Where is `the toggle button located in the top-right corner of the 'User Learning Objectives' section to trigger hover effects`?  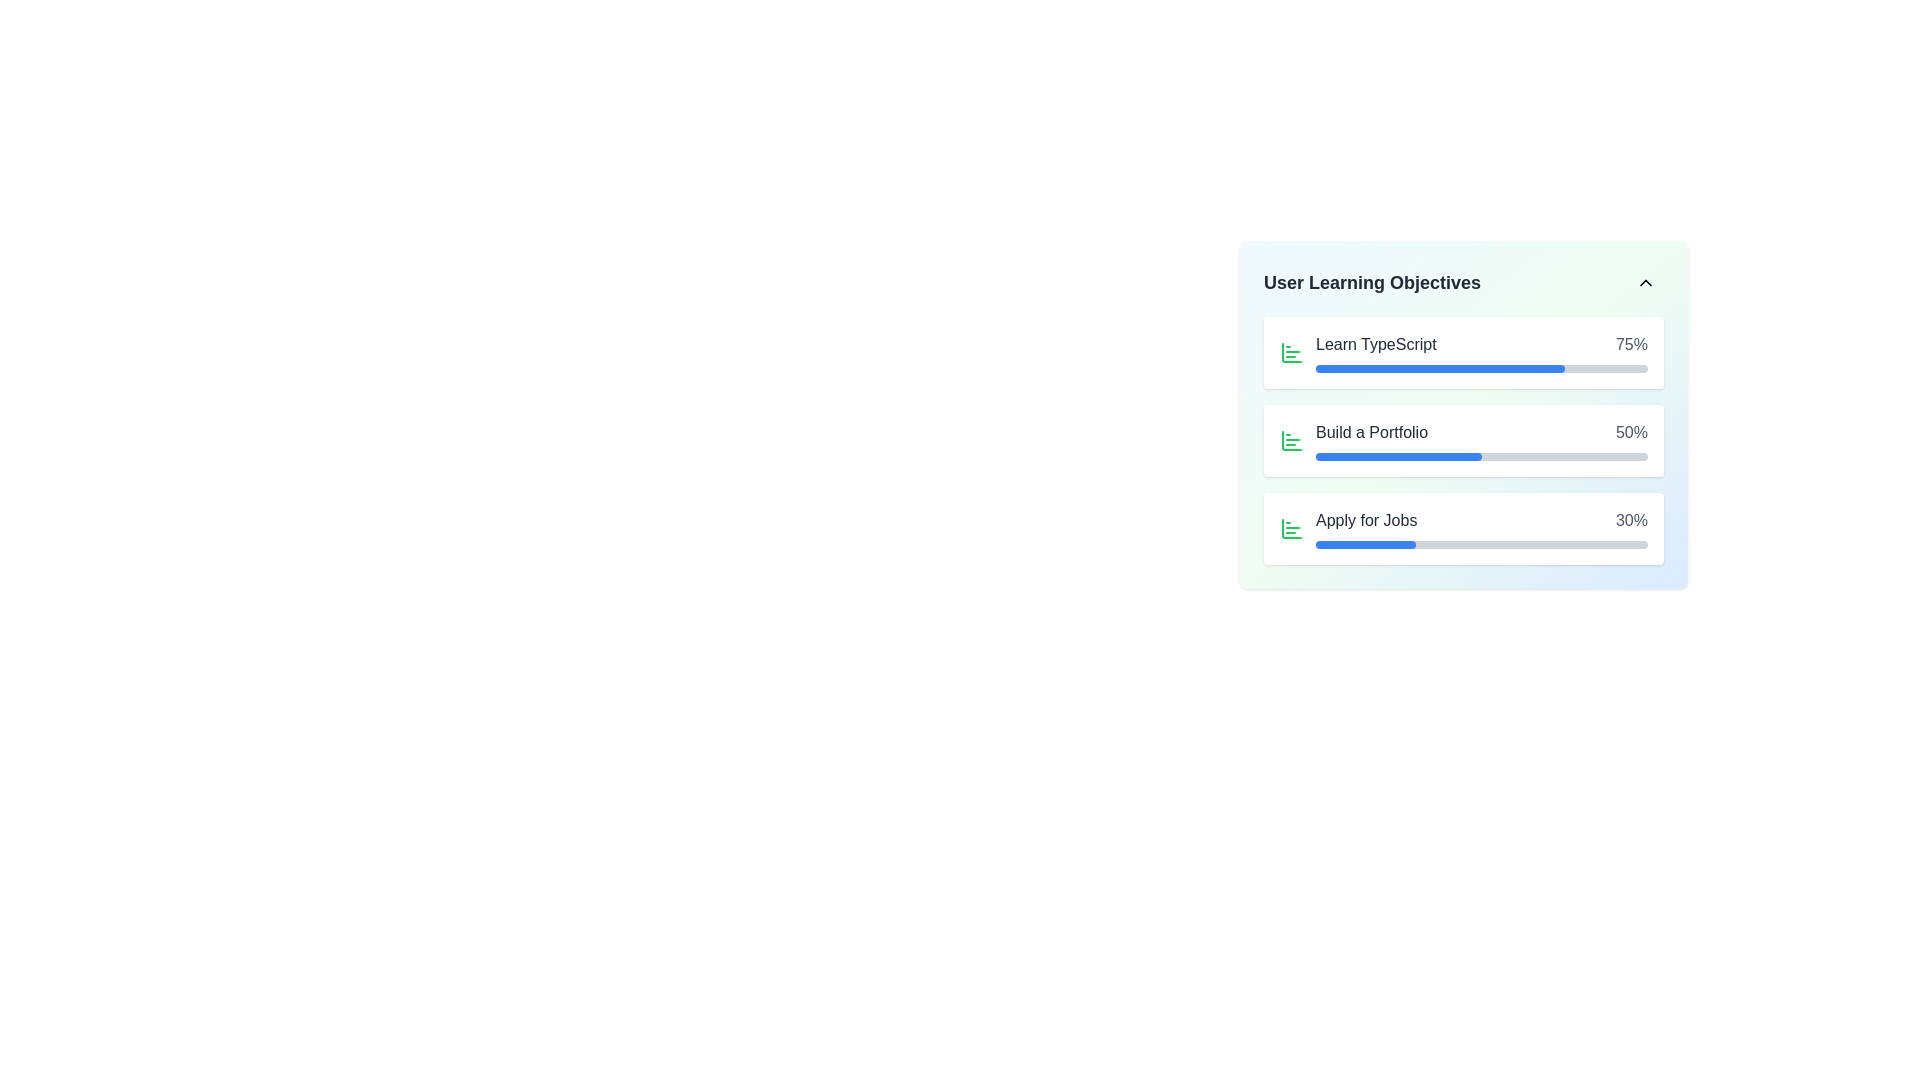
the toggle button located in the top-right corner of the 'User Learning Objectives' section to trigger hover effects is located at coordinates (1646, 282).